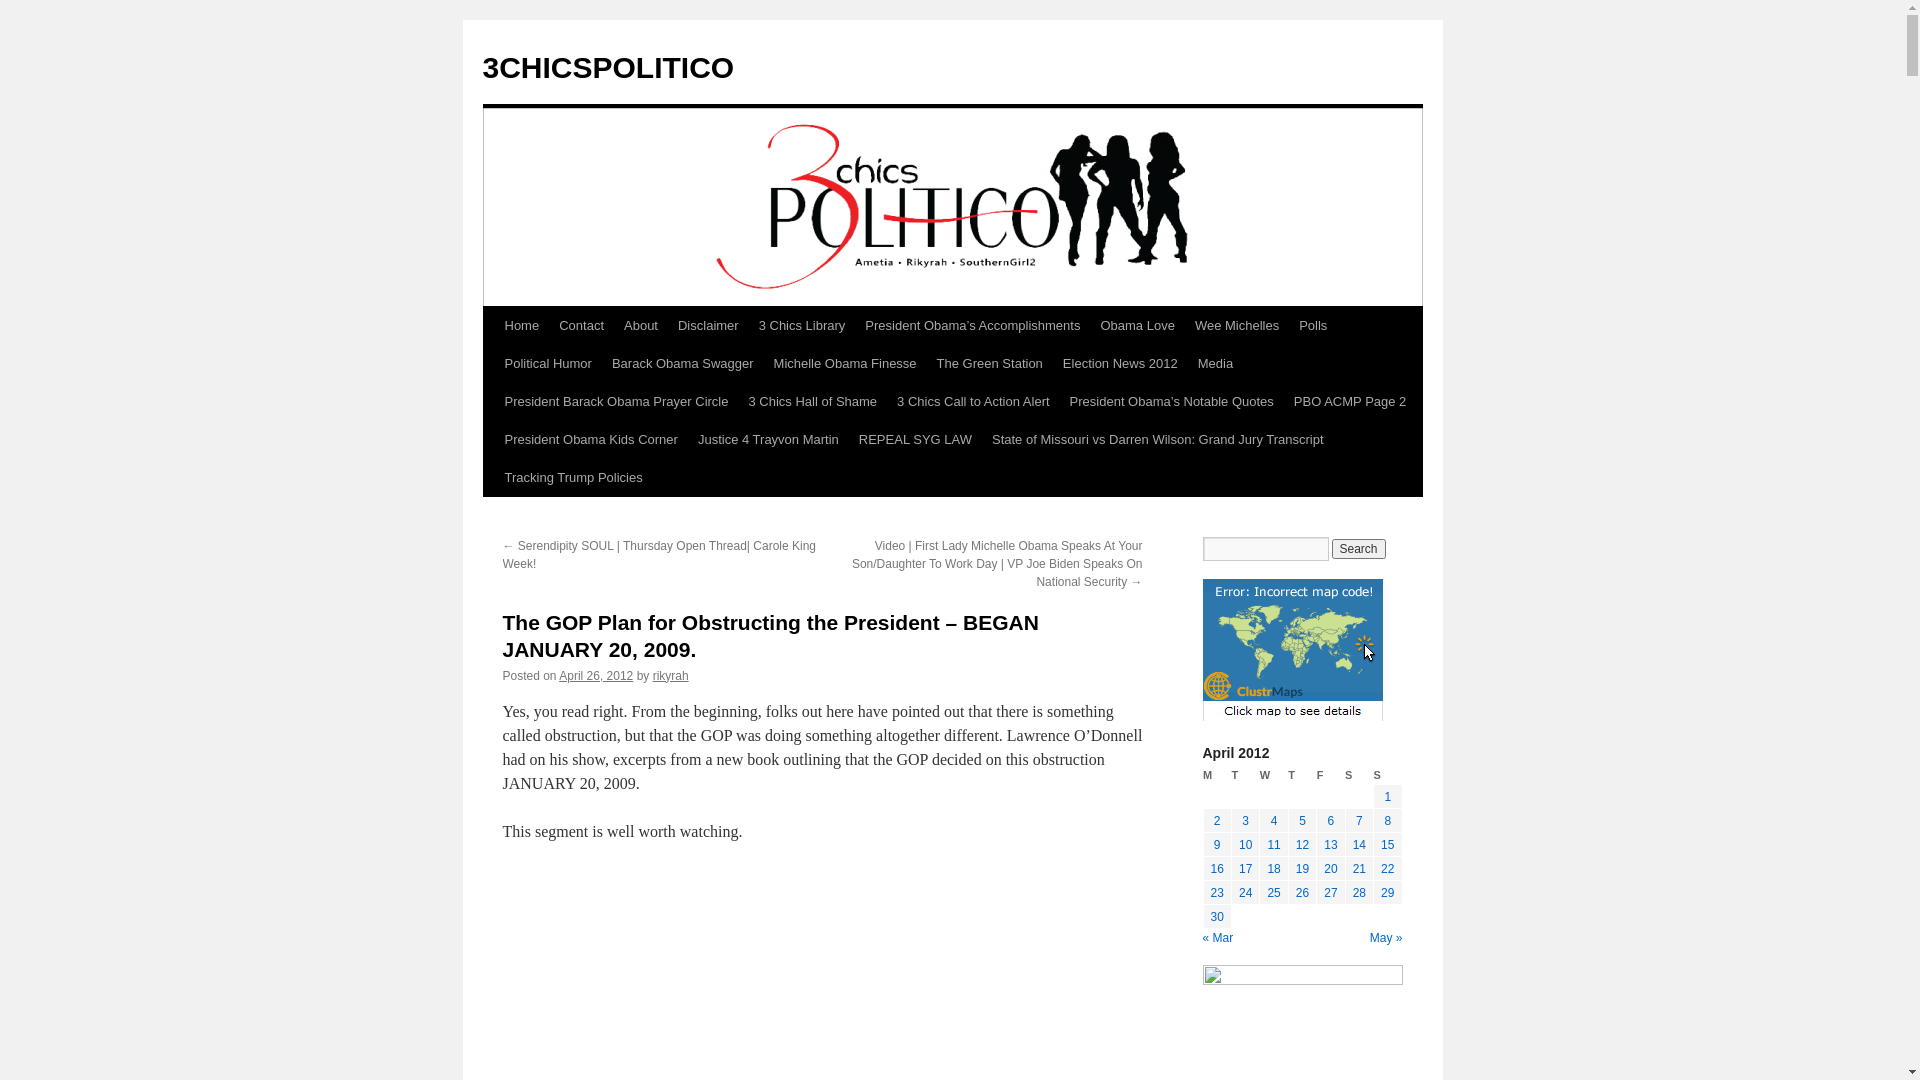 Image resolution: width=1920 pixels, height=1080 pixels. Describe the element at coordinates (521, 325) in the screenshot. I see `'Home'` at that location.